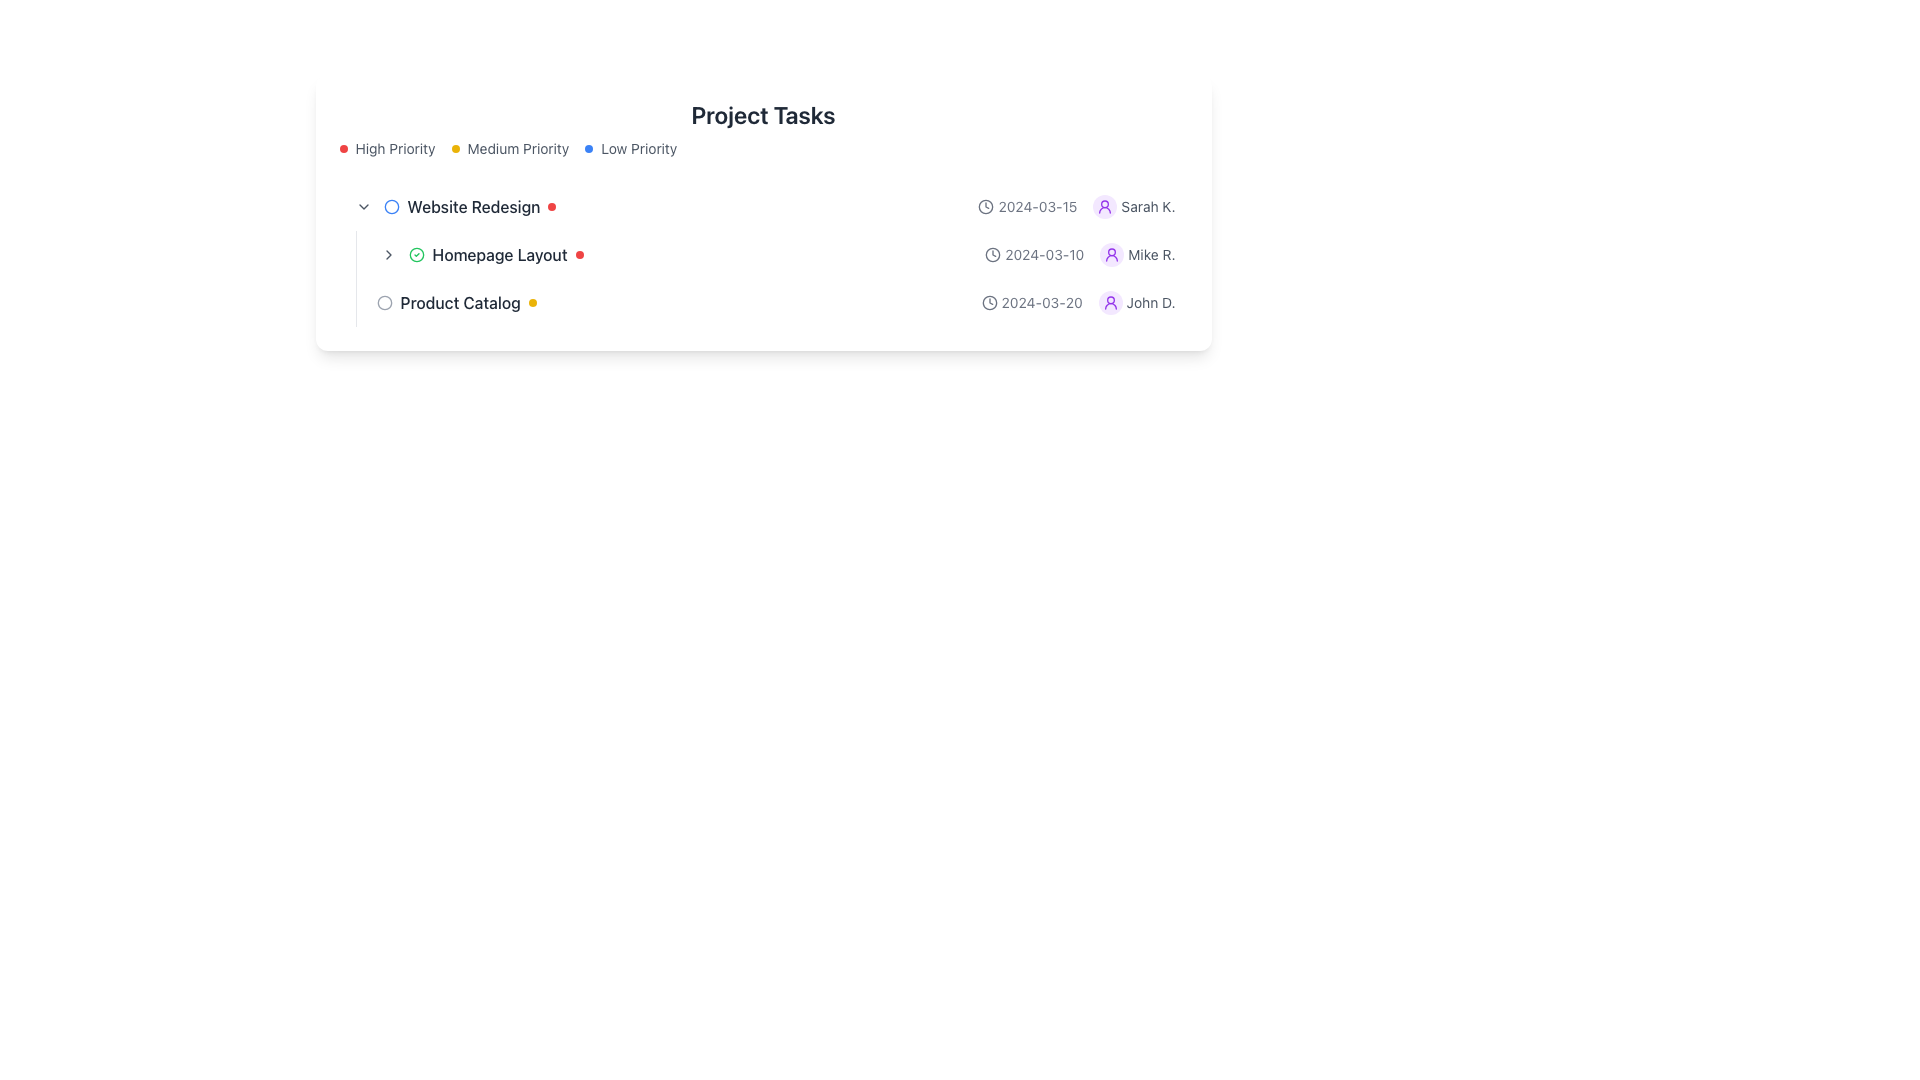 Image resolution: width=1920 pixels, height=1080 pixels. Describe the element at coordinates (1032, 303) in the screenshot. I see `the text label displaying the date '2024-03-20' with an adjacent clock icon, located in the third row under the 'Project Tasks' section, aligned with task owner 'John D.'` at that location.